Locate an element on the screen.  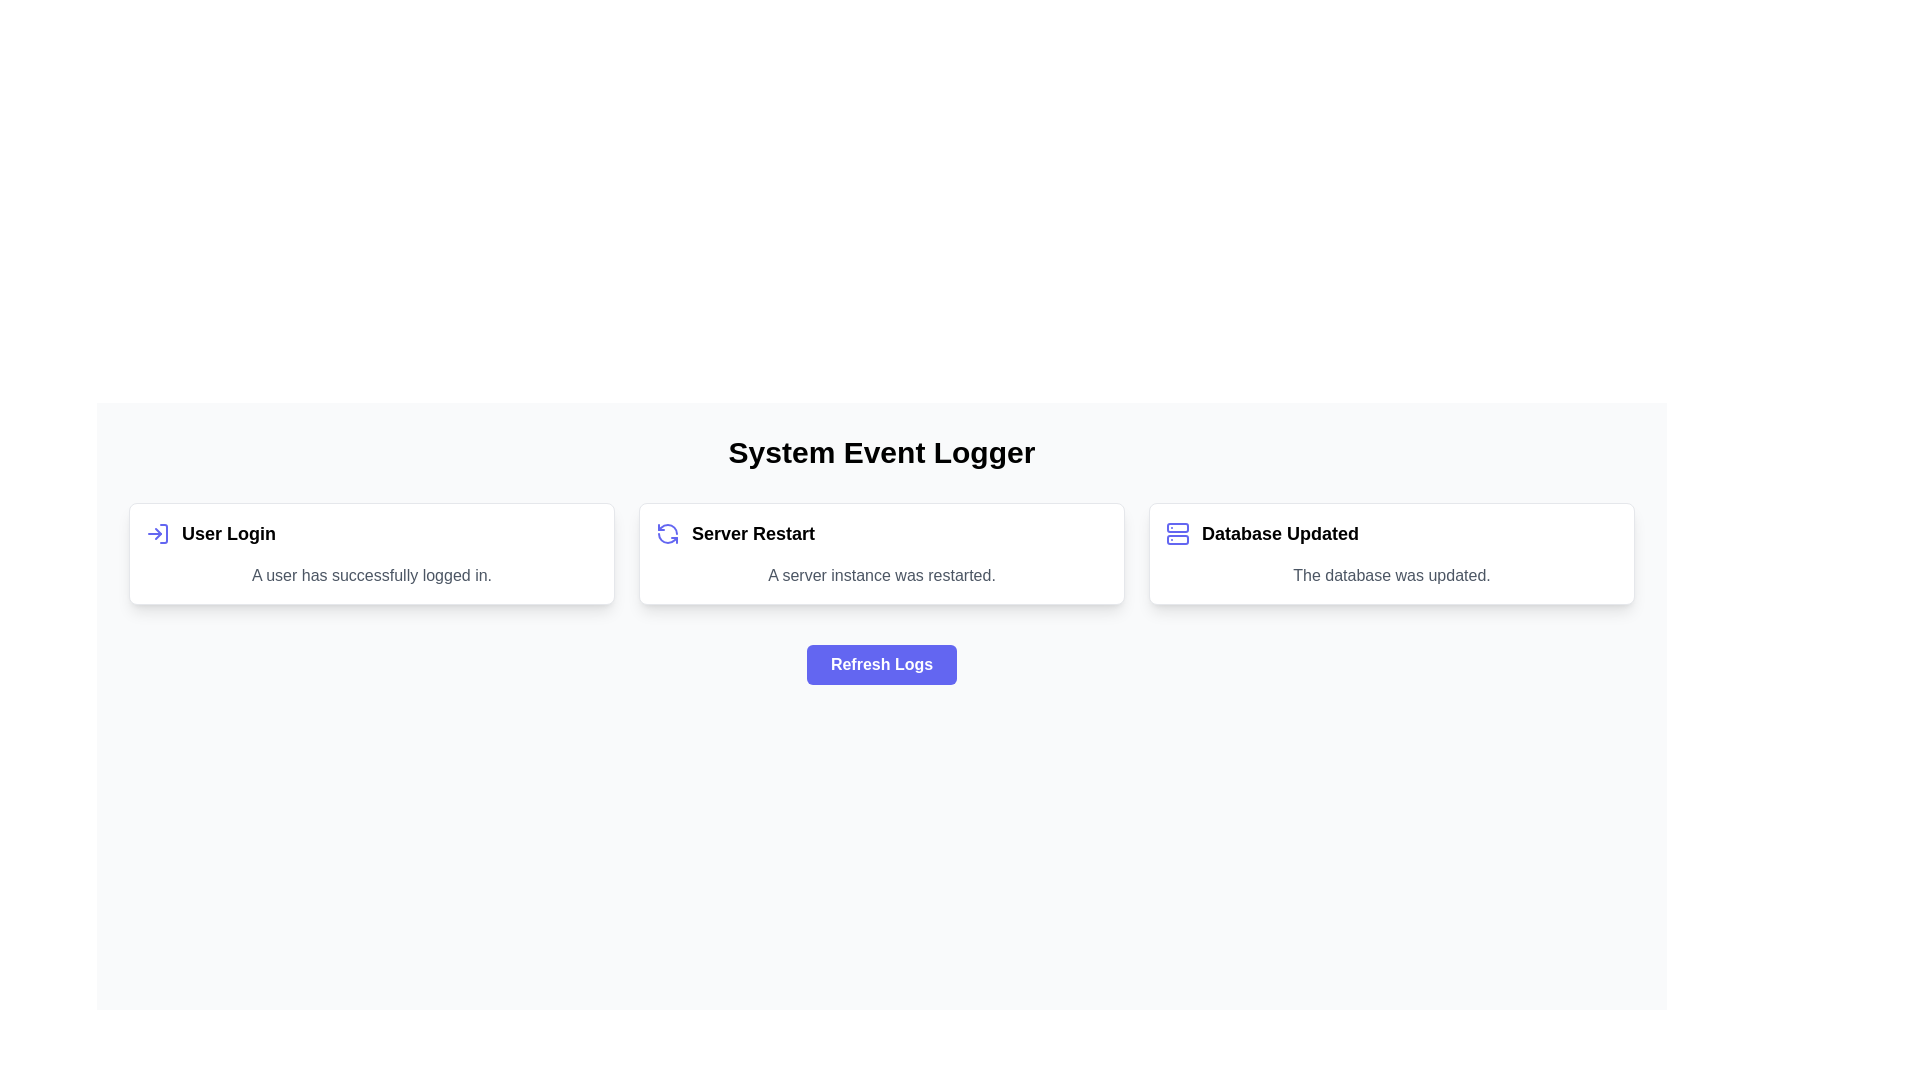
the notification card indicating a user login event, which summarizes 'User Login' and details 'A user has successfully logged in.' is located at coordinates (372, 554).